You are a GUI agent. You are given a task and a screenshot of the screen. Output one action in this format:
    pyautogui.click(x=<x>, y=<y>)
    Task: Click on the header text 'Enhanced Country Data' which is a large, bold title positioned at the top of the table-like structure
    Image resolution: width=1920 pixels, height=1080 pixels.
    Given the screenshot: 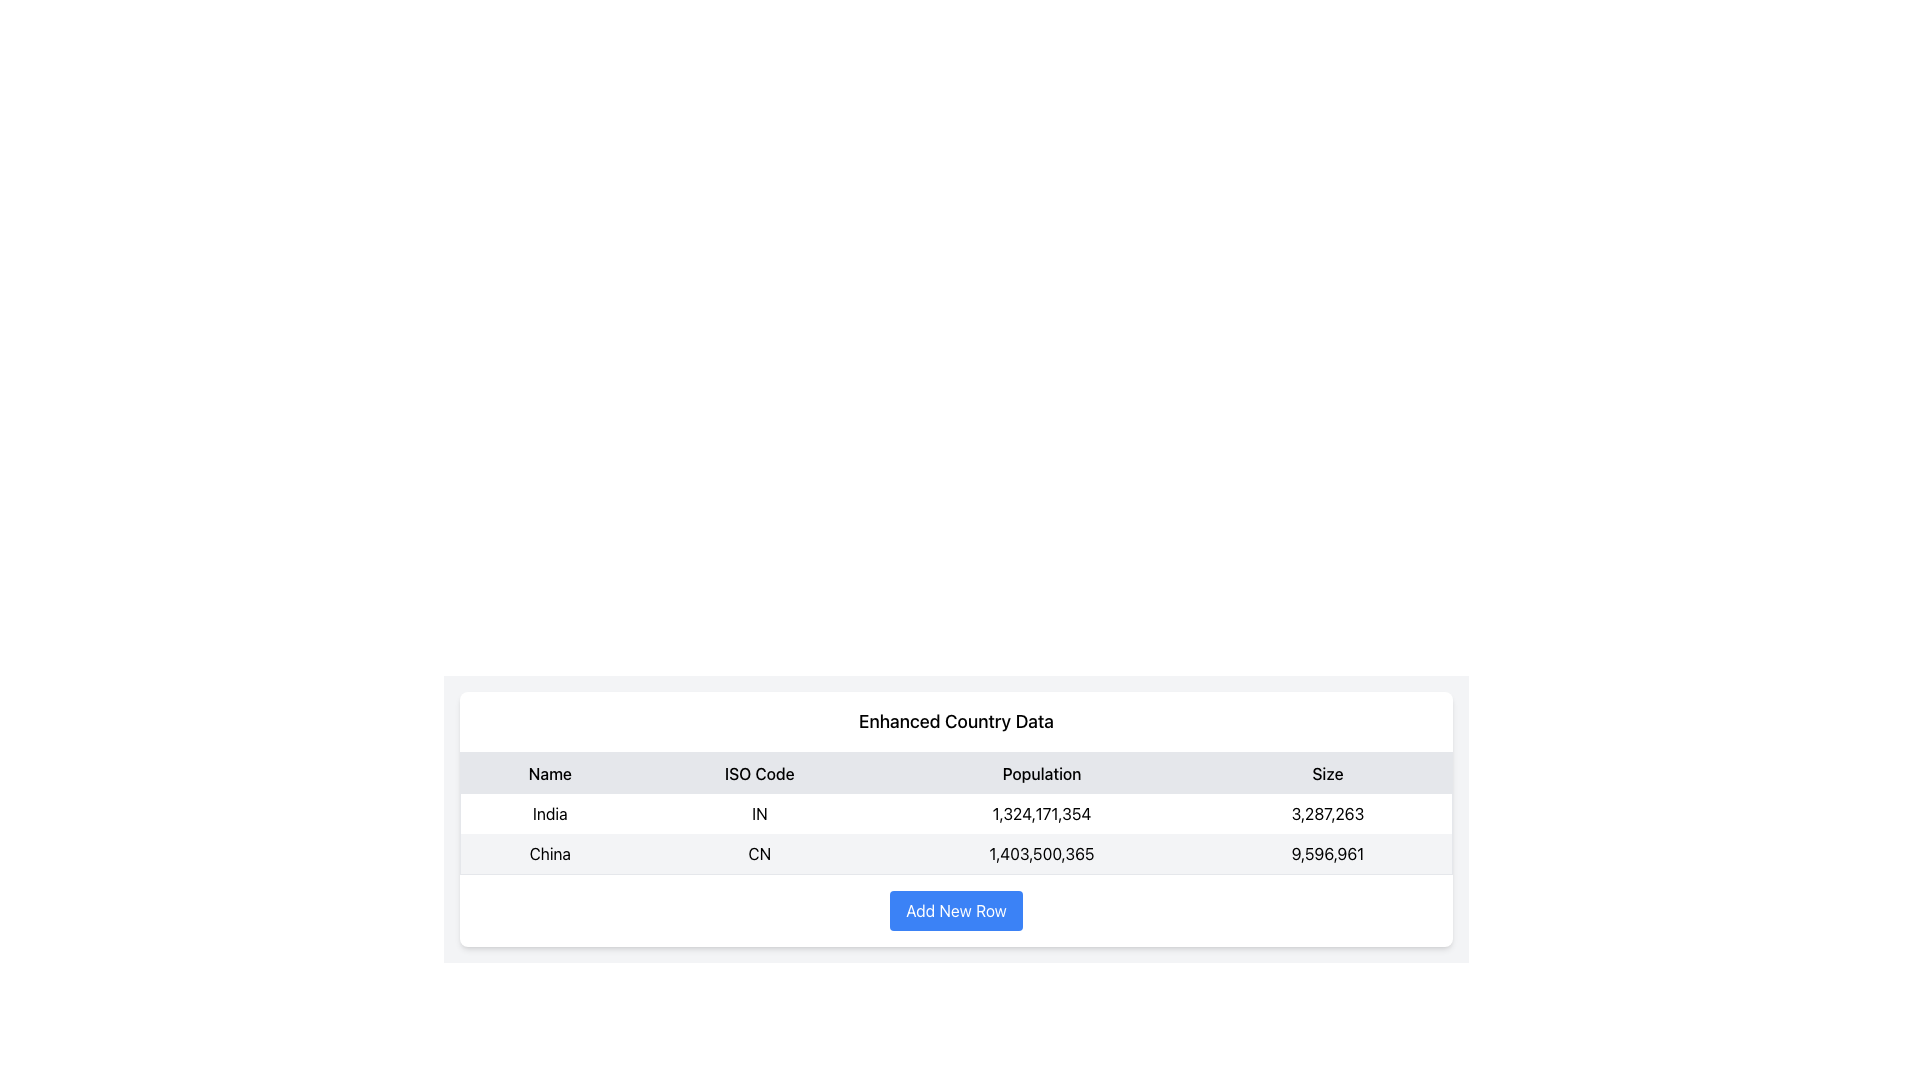 What is the action you would take?
    pyautogui.click(x=955, y=722)
    